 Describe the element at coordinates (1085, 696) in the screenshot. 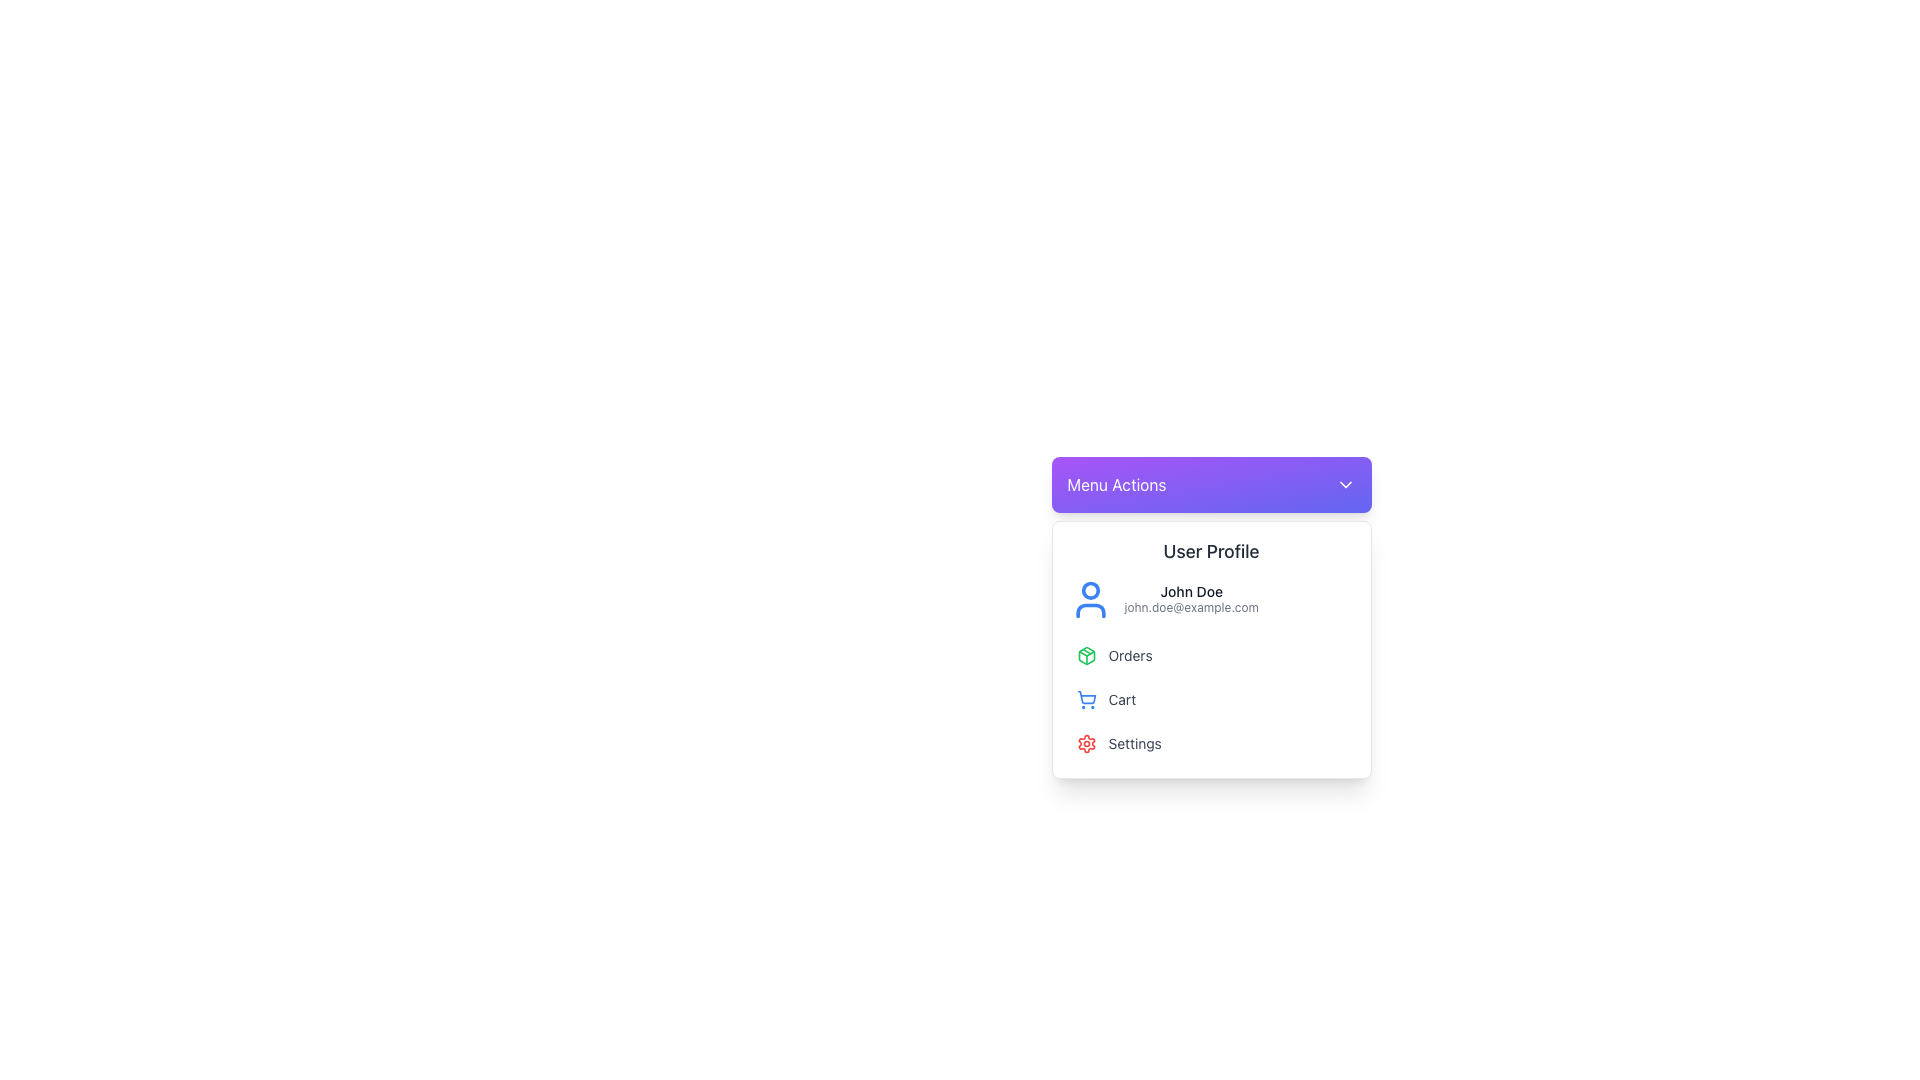

I see `the shopping cart icon, which is styled with a blue outline and located in the third row of the menu, to the left of the 'Cart' label` at that location.